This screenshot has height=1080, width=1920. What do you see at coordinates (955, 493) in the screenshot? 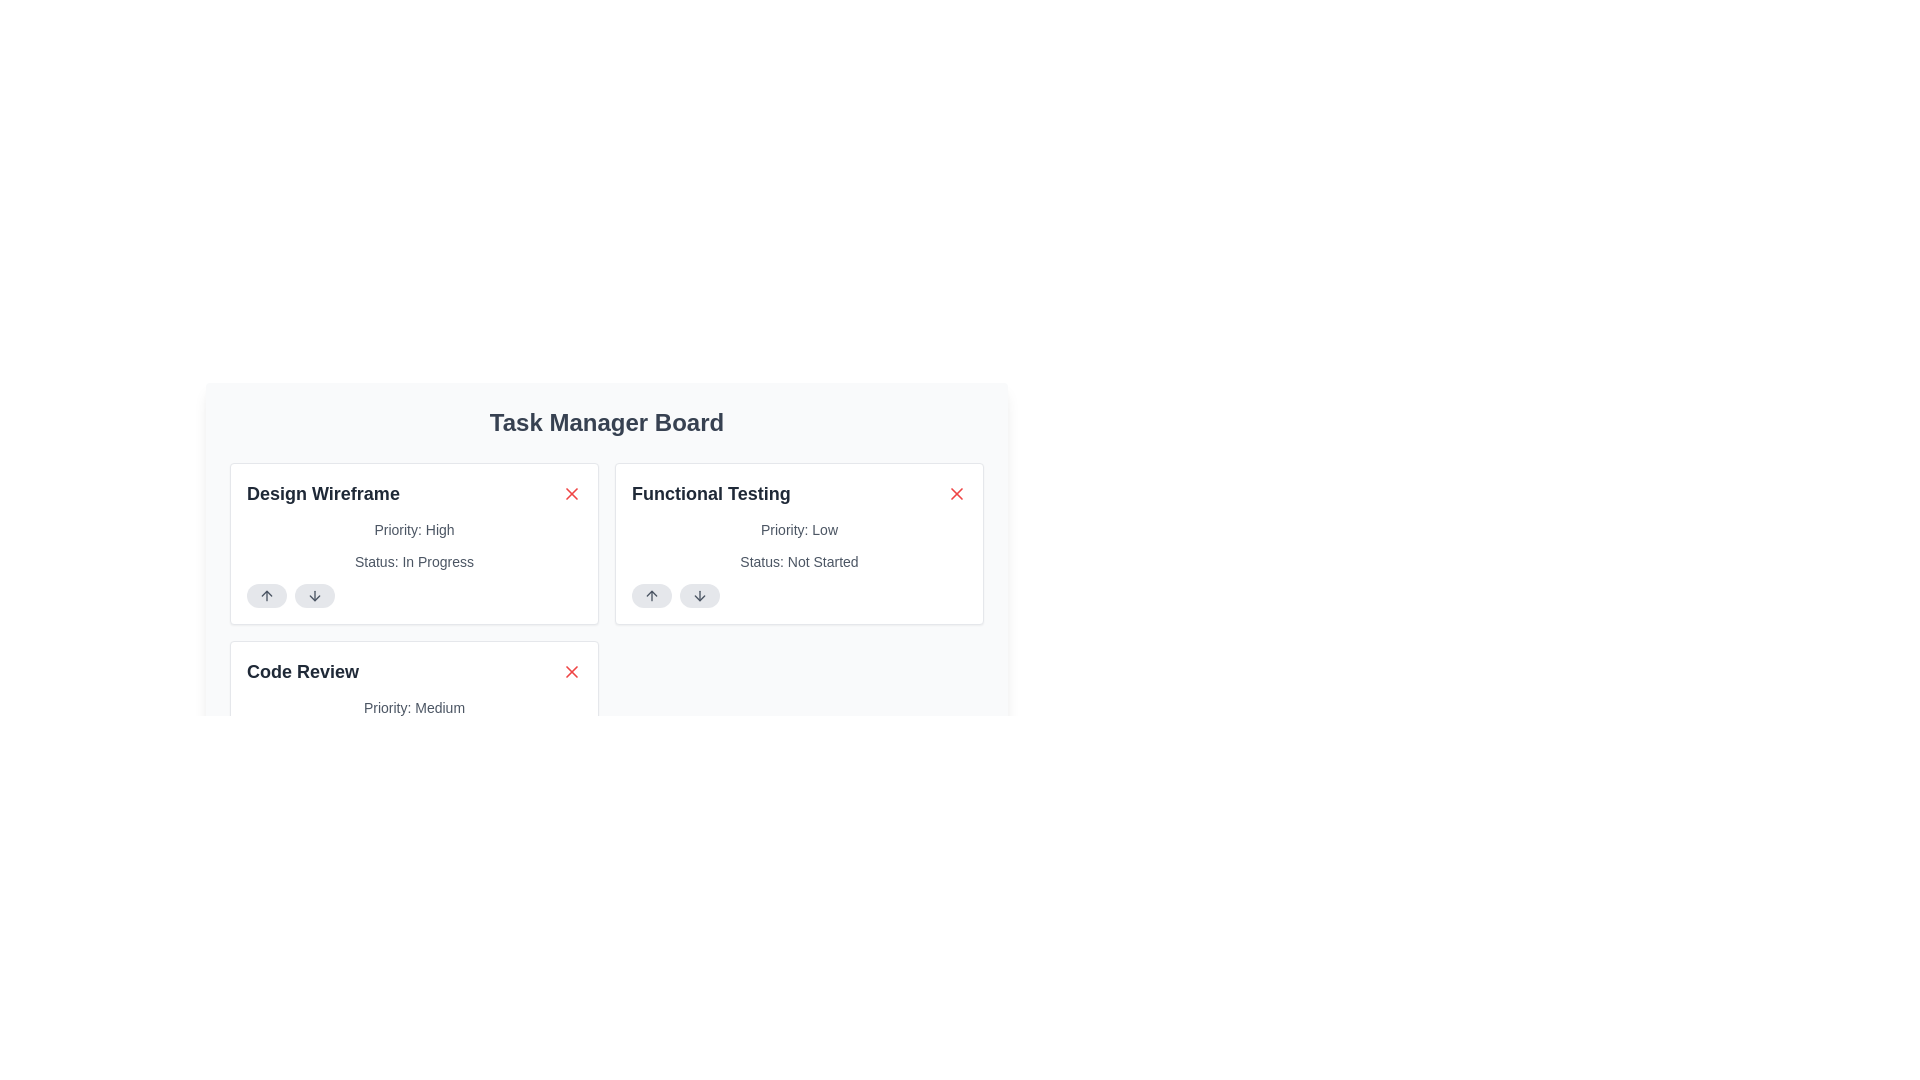
I see `the red close icon located in the top-right corner of the 'Functional Testing' task card` at bounding box center [955, 493].